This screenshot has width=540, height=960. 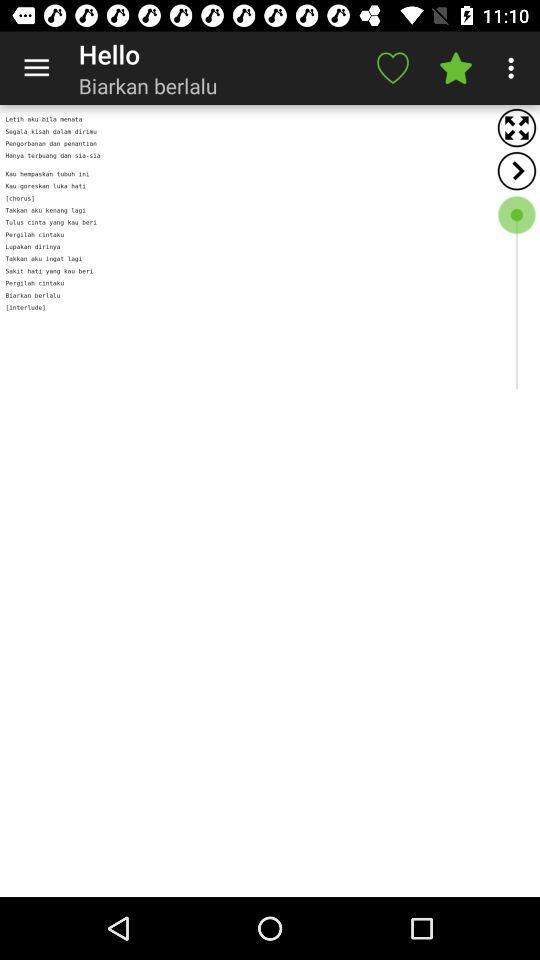 What do you see at coordinates (516, 127) in the screenshot?
I see `the fullscreen icon` at bounding box center [516, 127].